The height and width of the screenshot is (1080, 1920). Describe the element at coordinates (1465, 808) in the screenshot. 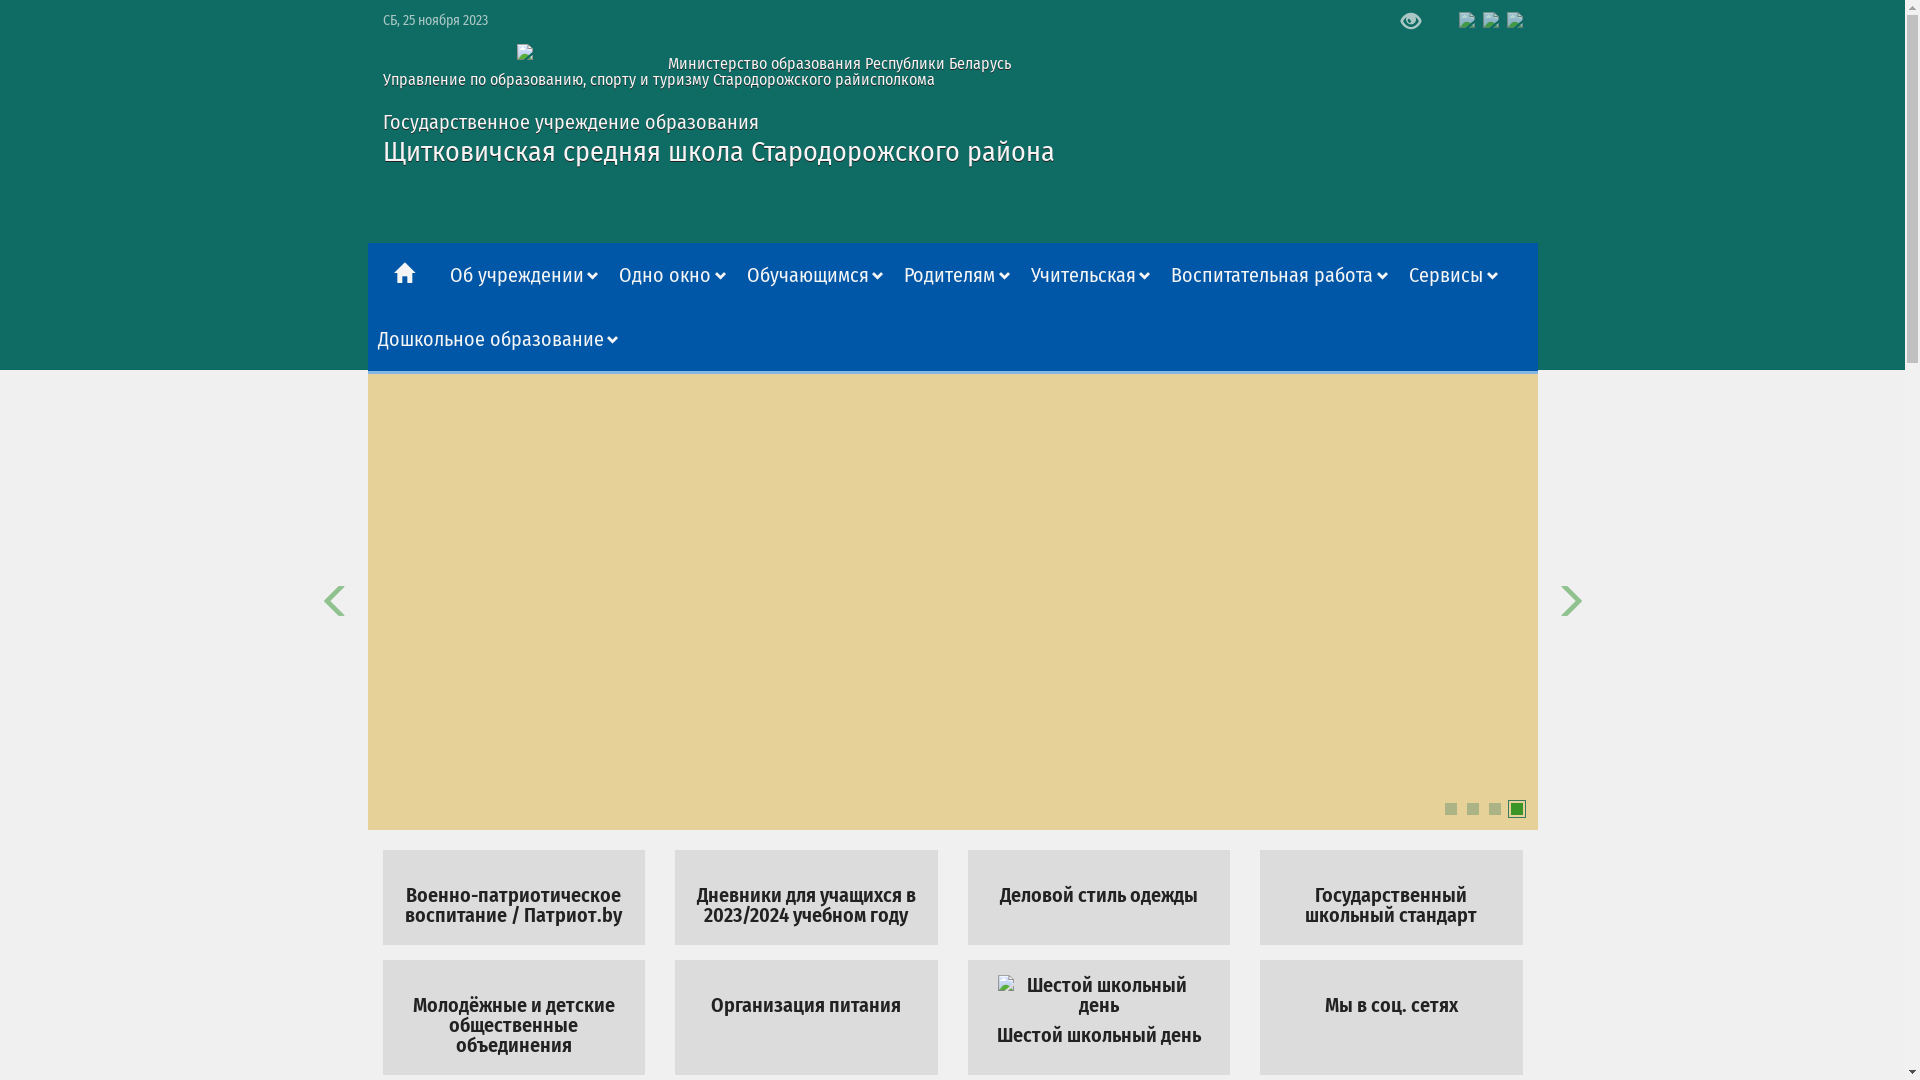

I see `'2'` at that location.